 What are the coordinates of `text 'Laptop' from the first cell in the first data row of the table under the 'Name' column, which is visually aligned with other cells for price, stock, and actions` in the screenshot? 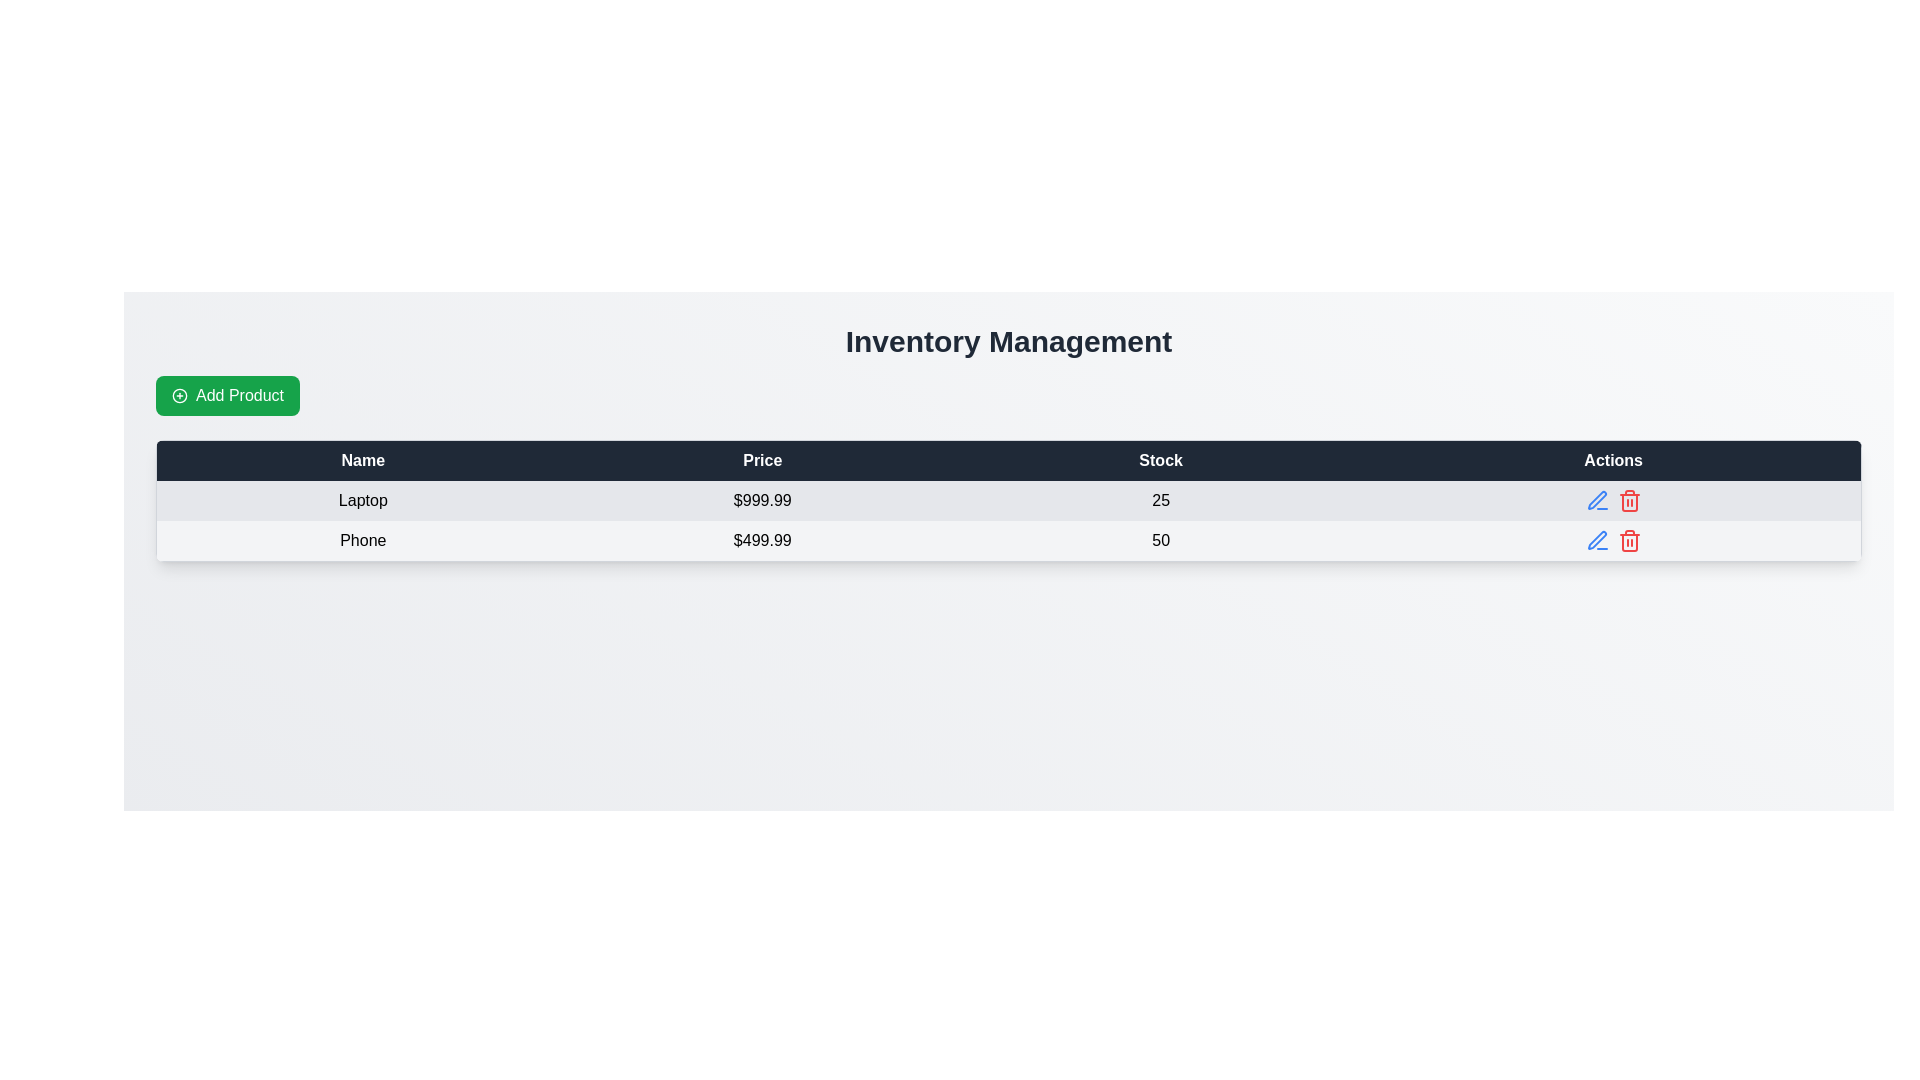 It's located at (363, 500).